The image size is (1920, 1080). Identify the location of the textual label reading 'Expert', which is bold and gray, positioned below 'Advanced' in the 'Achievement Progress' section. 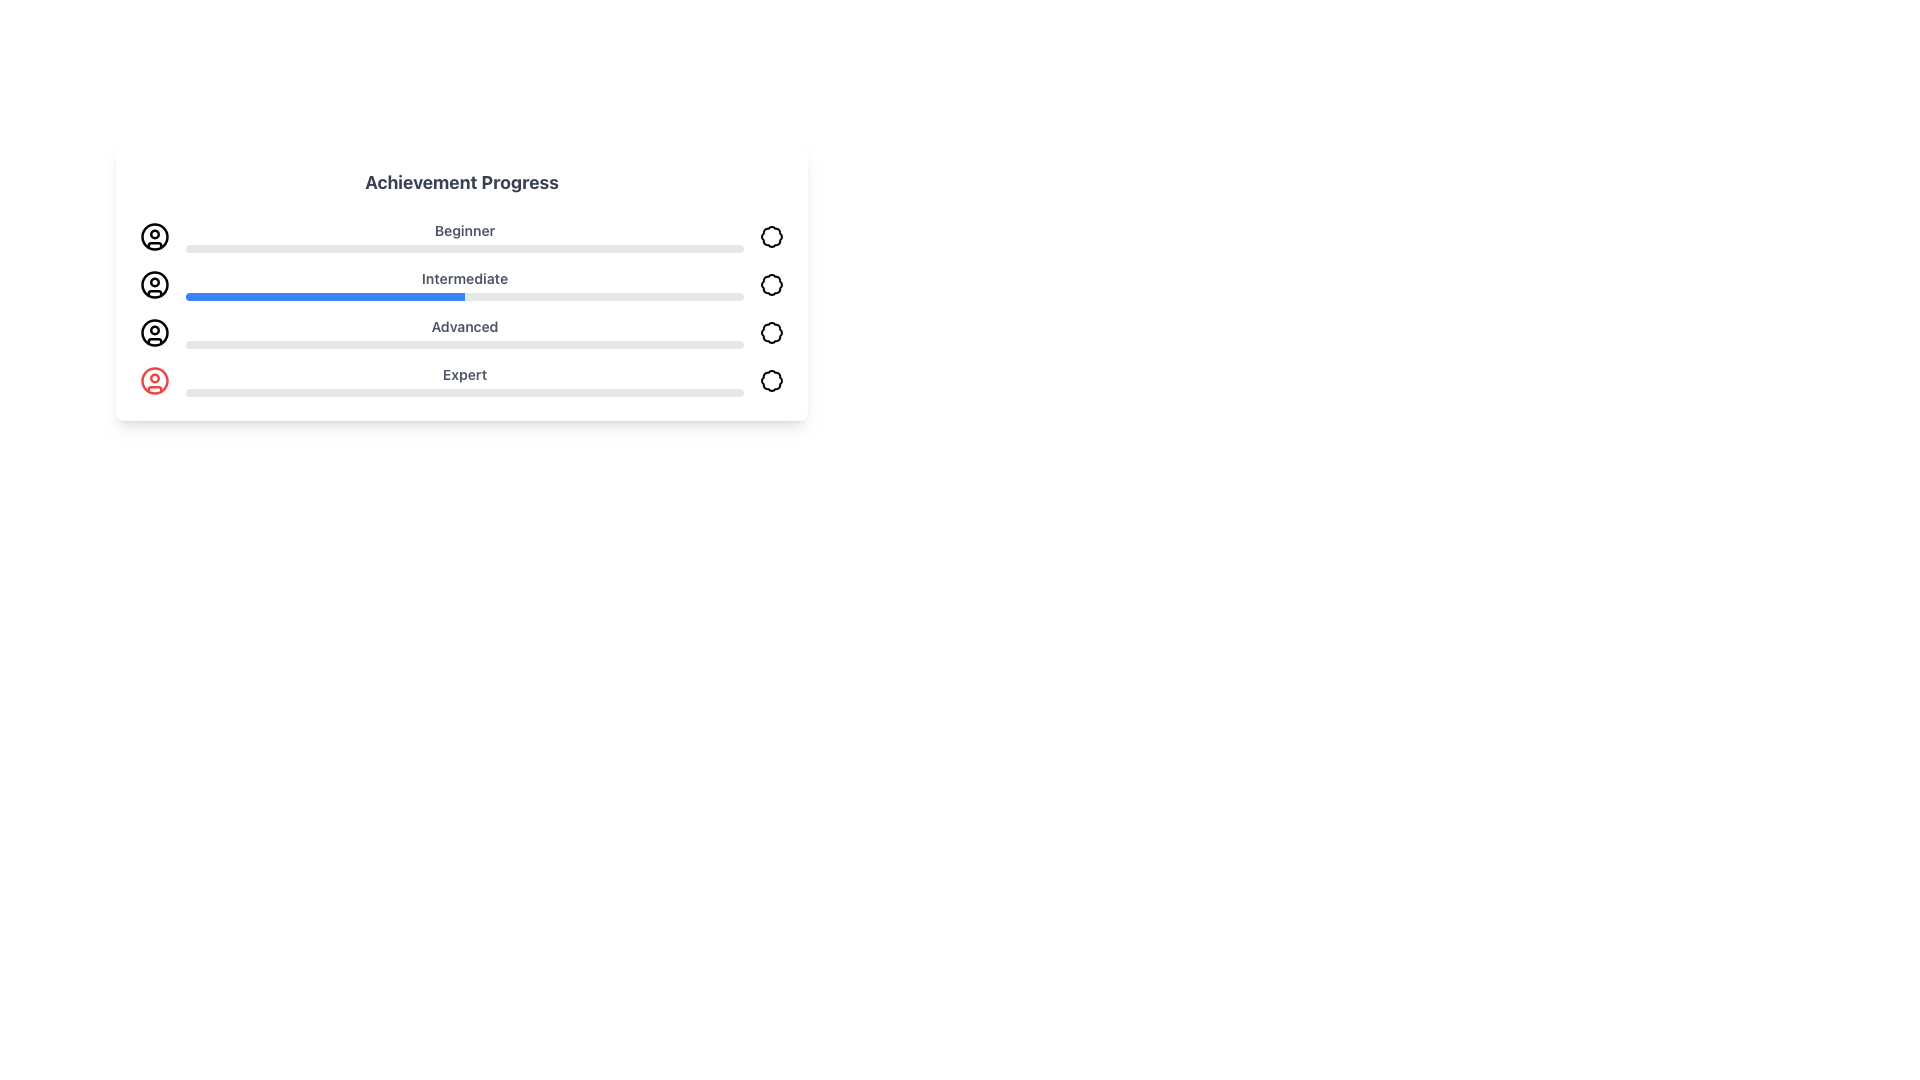
(464, 381).